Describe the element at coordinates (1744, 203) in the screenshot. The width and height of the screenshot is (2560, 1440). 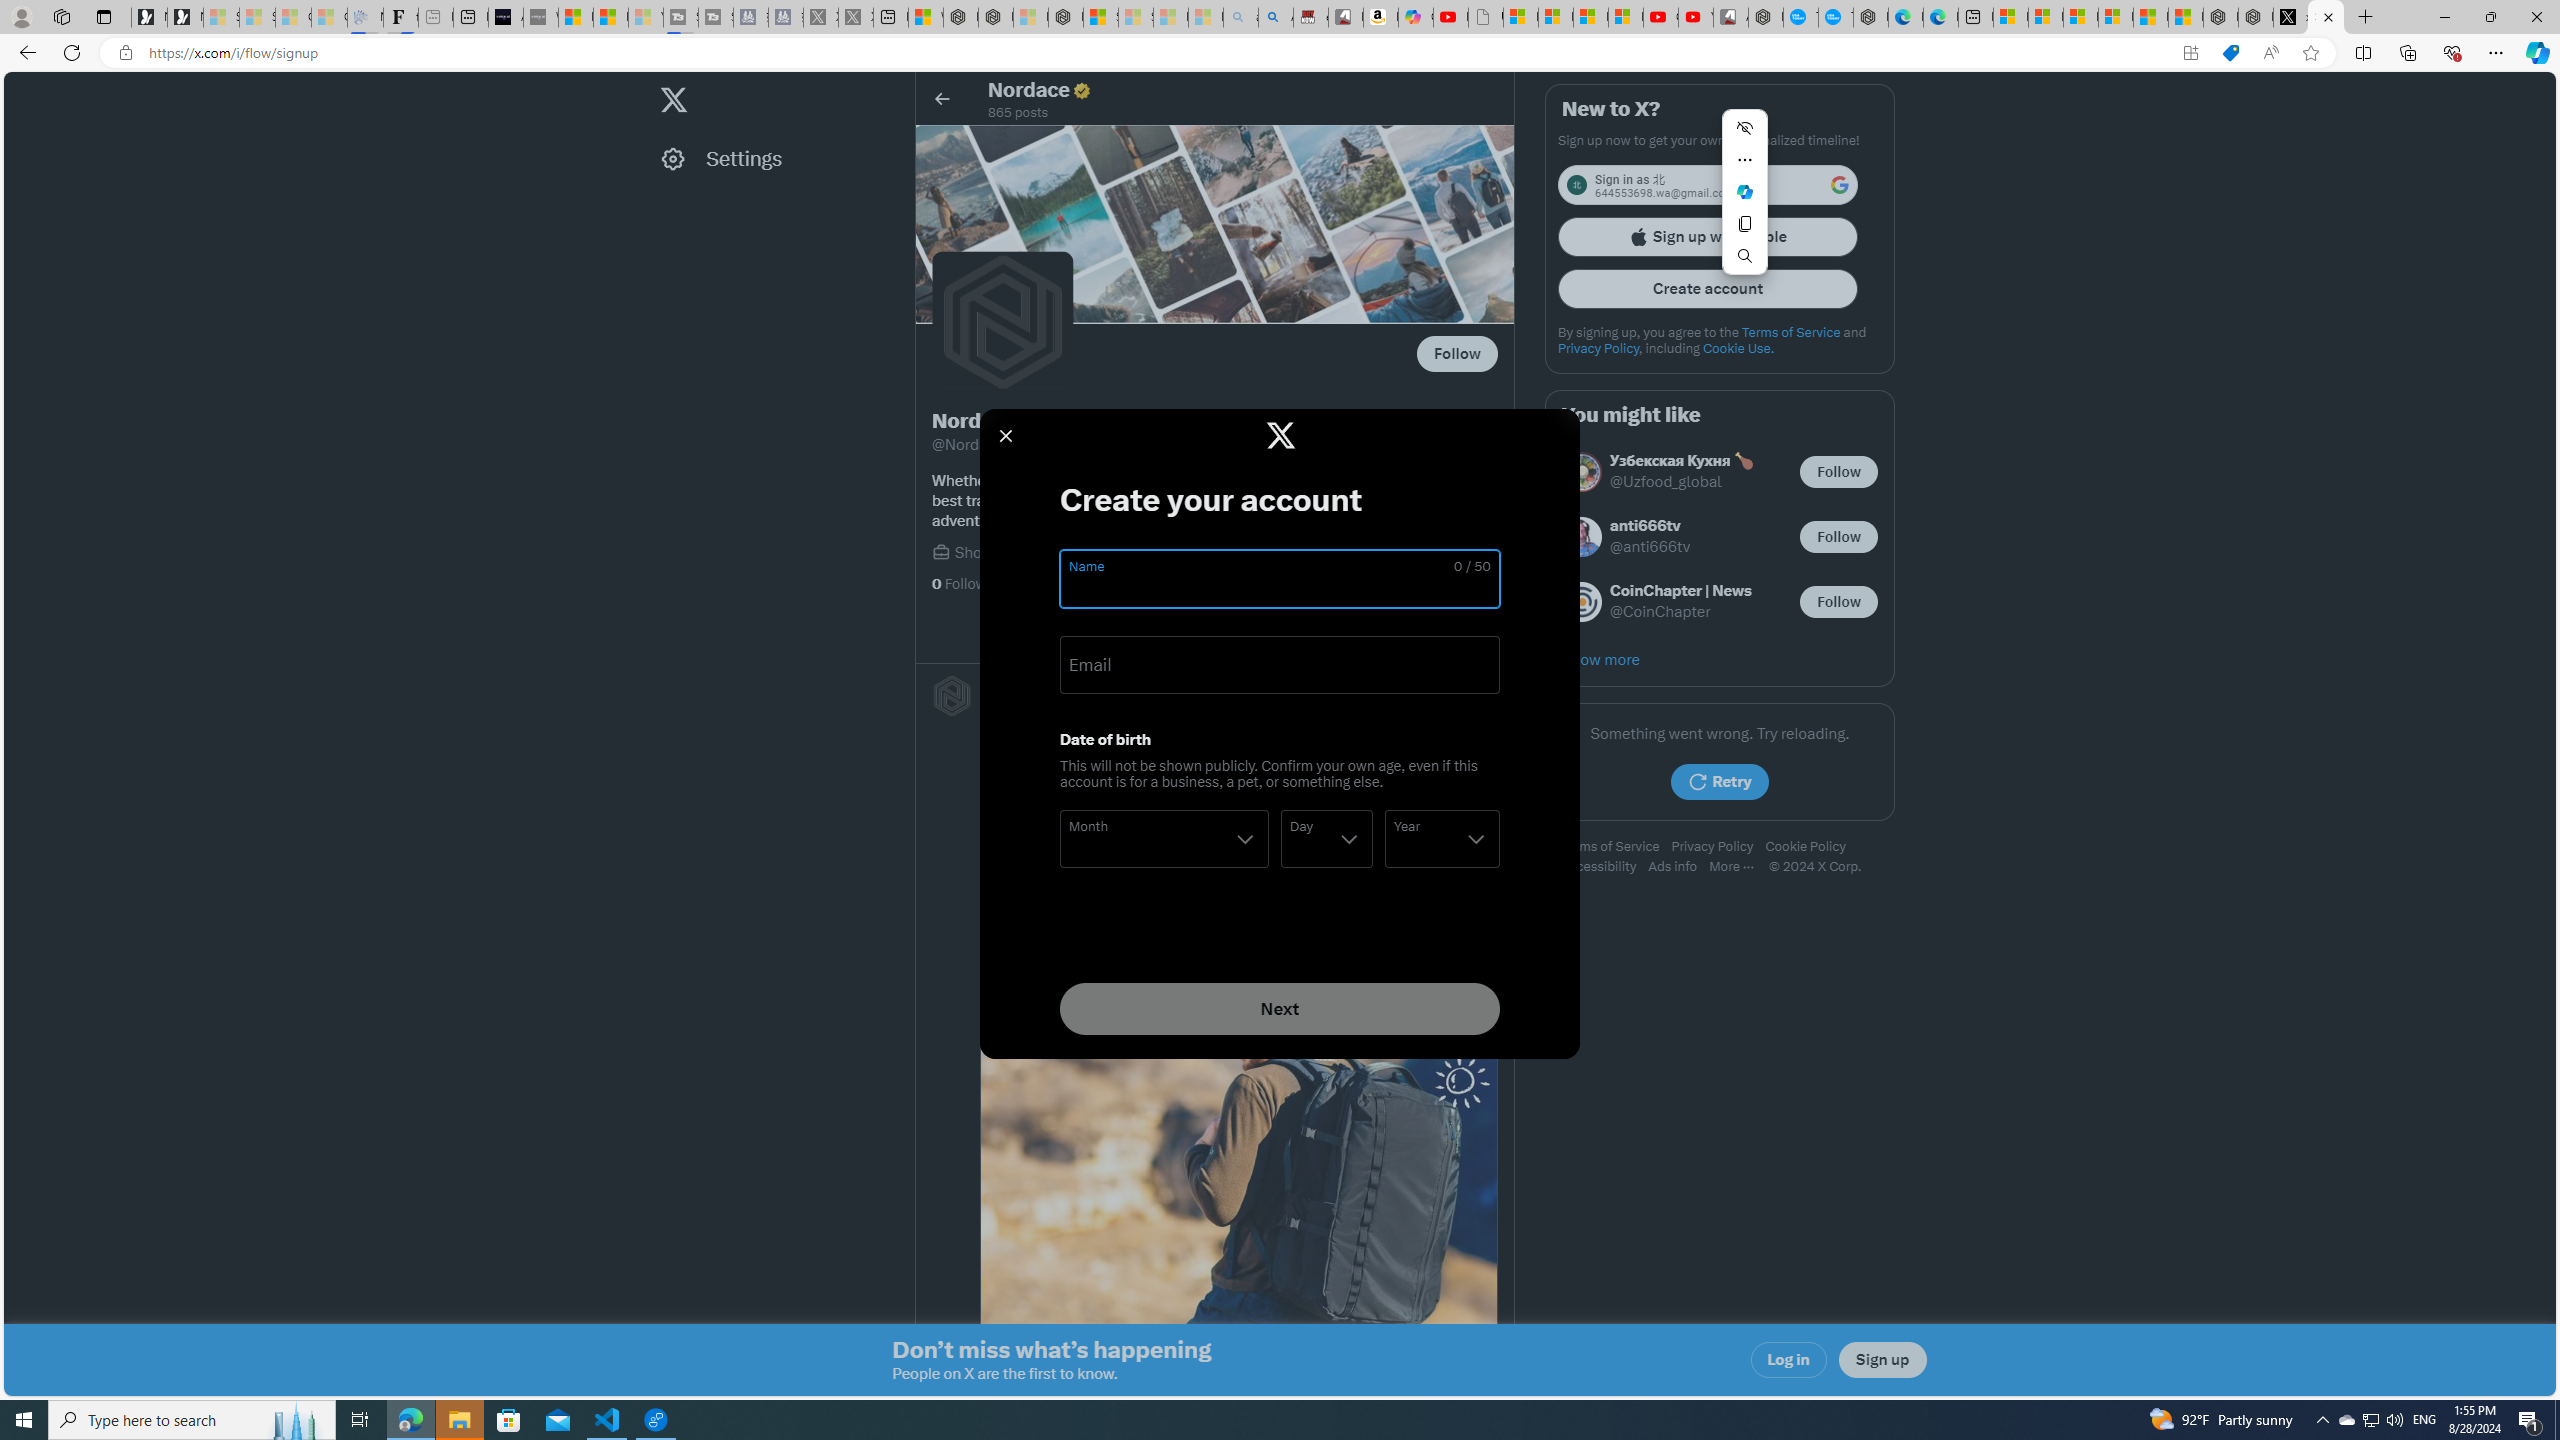
I see `'Mini menu on text selection'` at that location.